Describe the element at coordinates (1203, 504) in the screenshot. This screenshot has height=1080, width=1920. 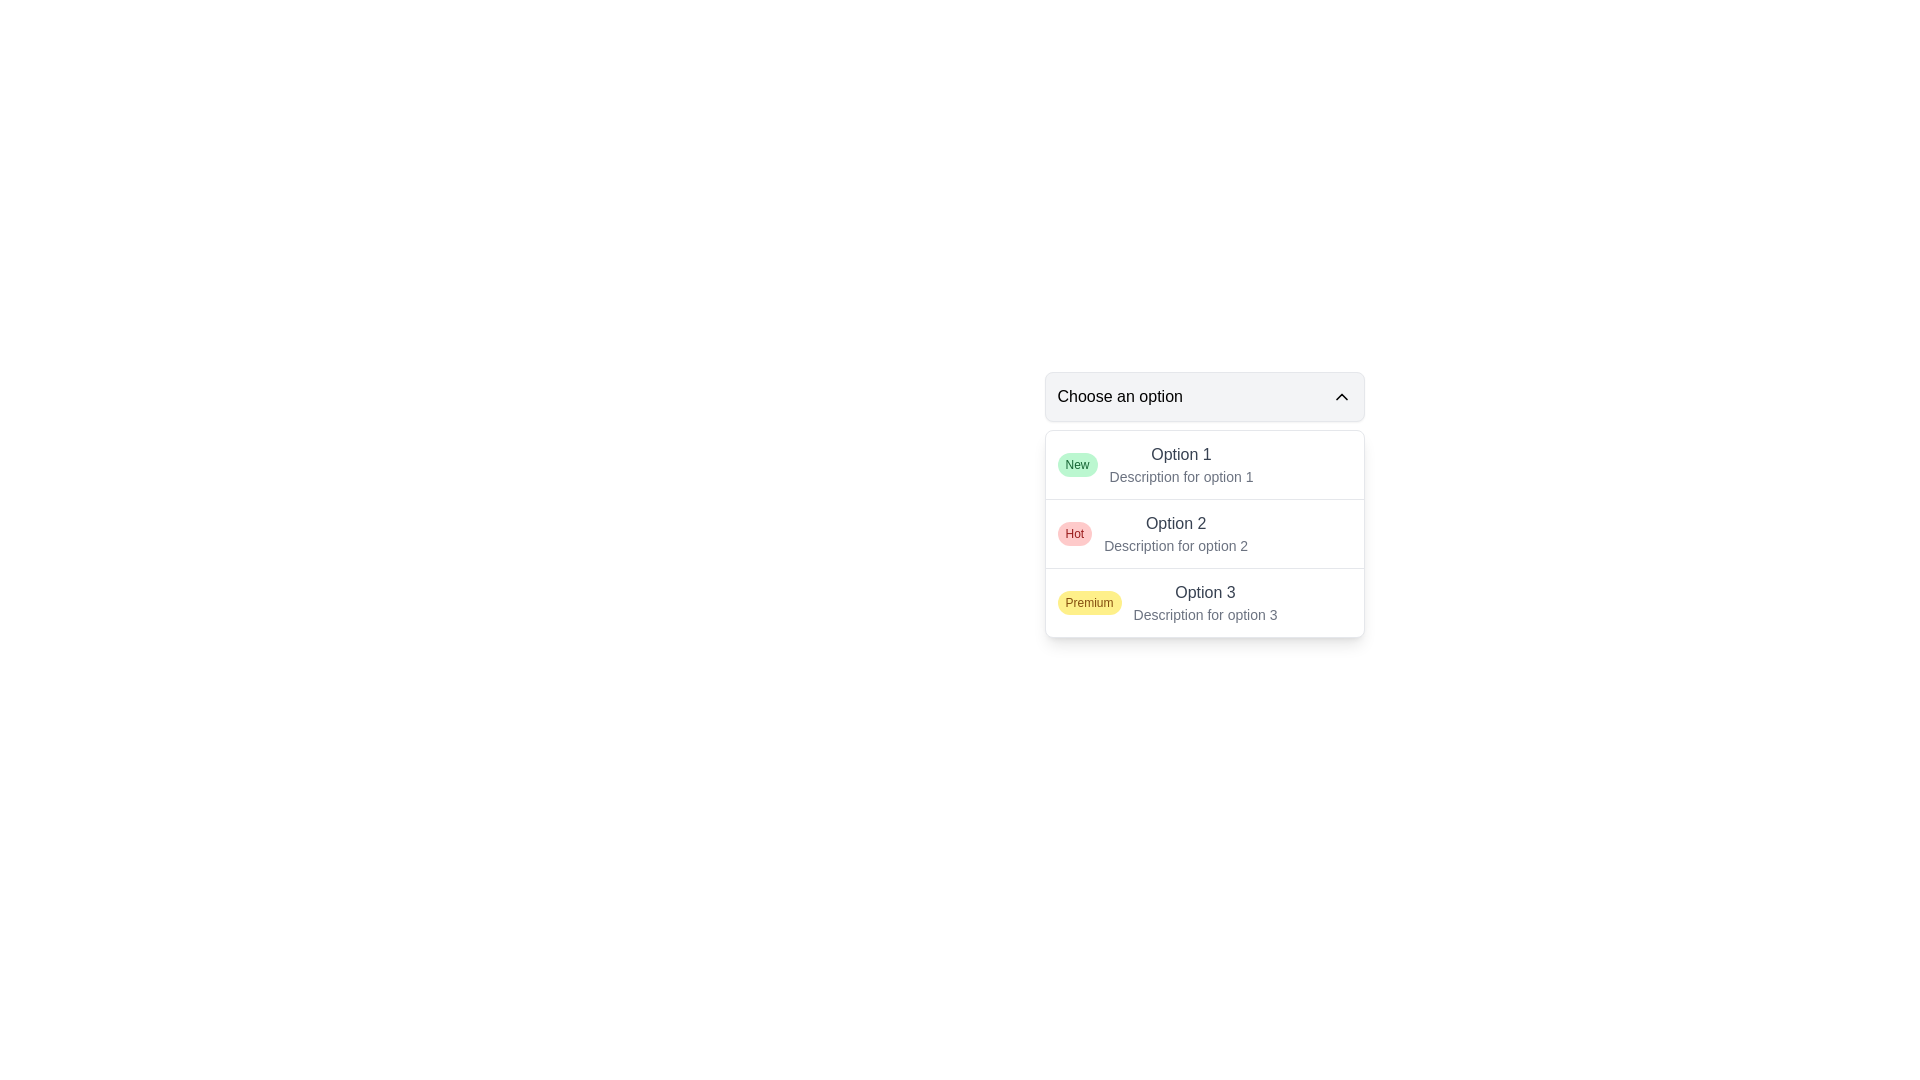
I see `the dropdown menu item labeled 'Option 2' with a red badge 'Hot'` at that location.